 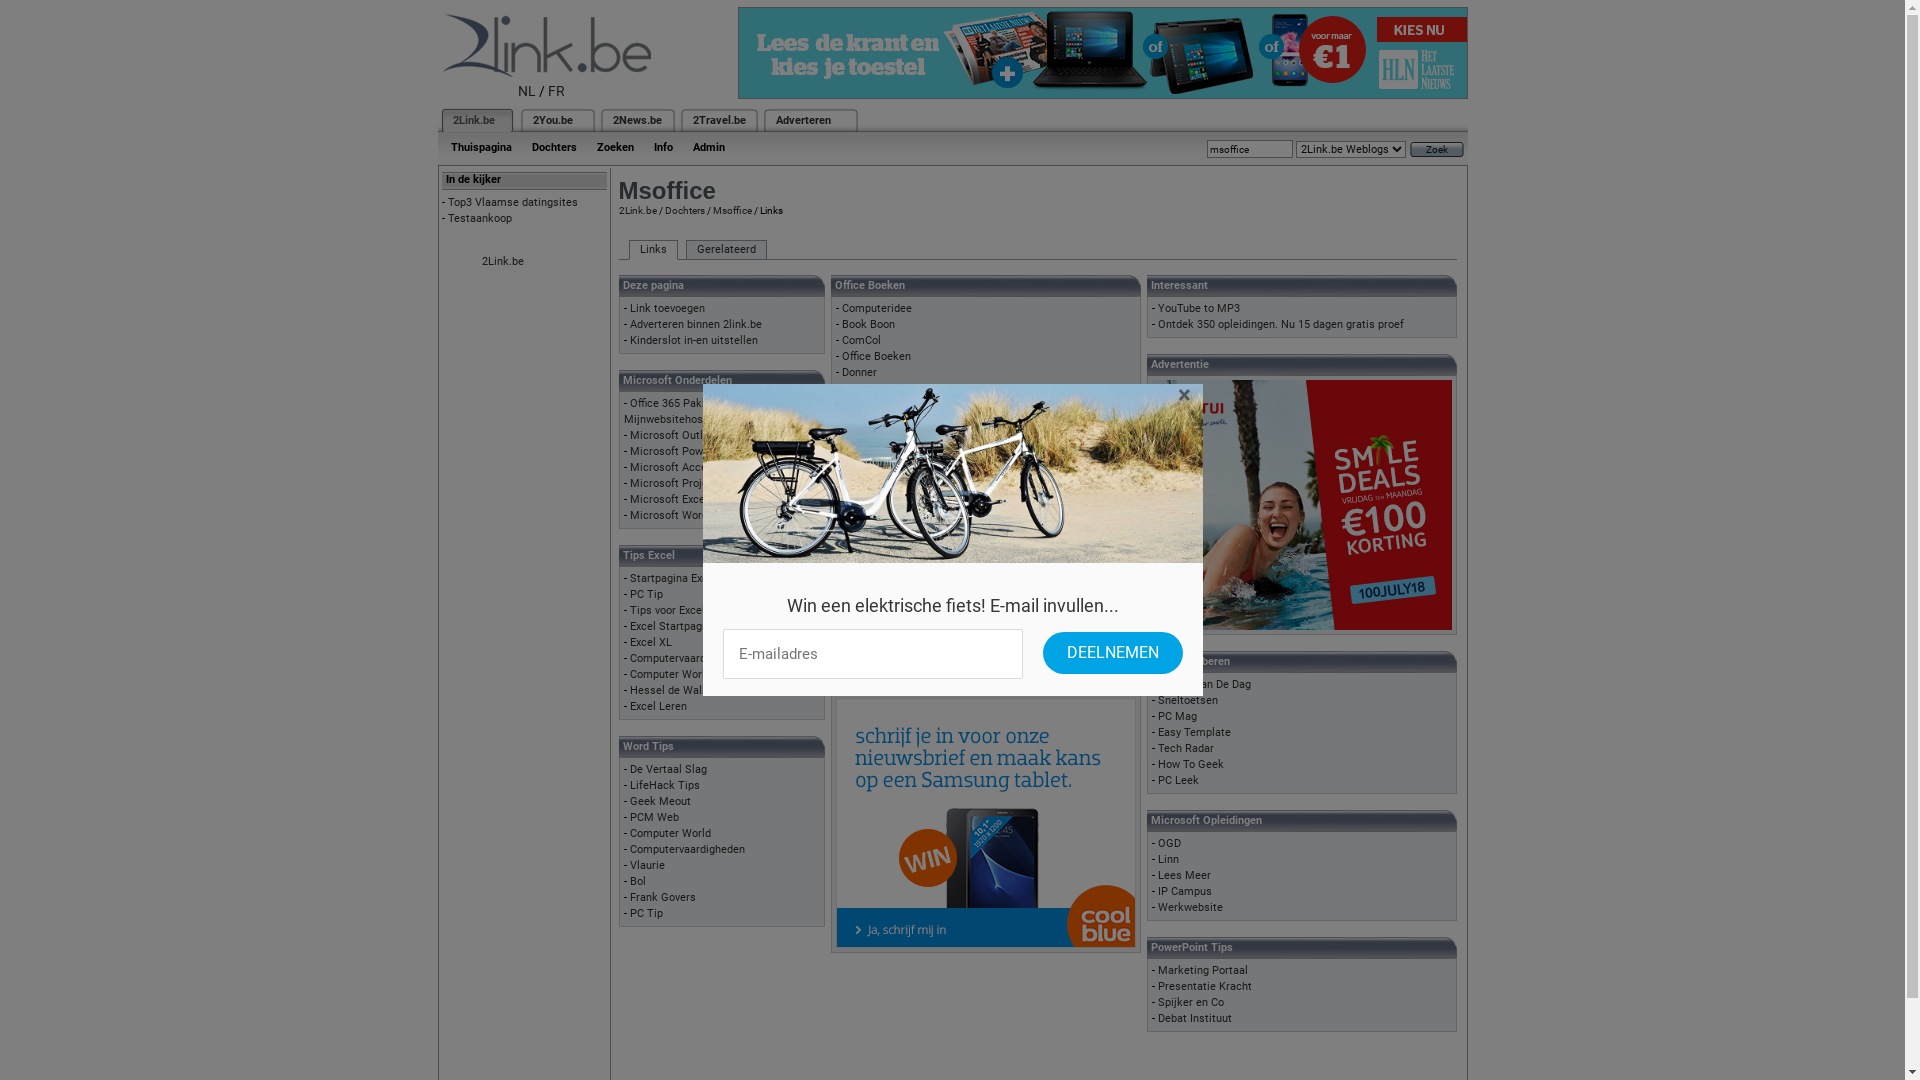 What do you see at coordinates (654, 817) in the screenshot?
I see `'PCM Web'` at bounding box center [654, 817].